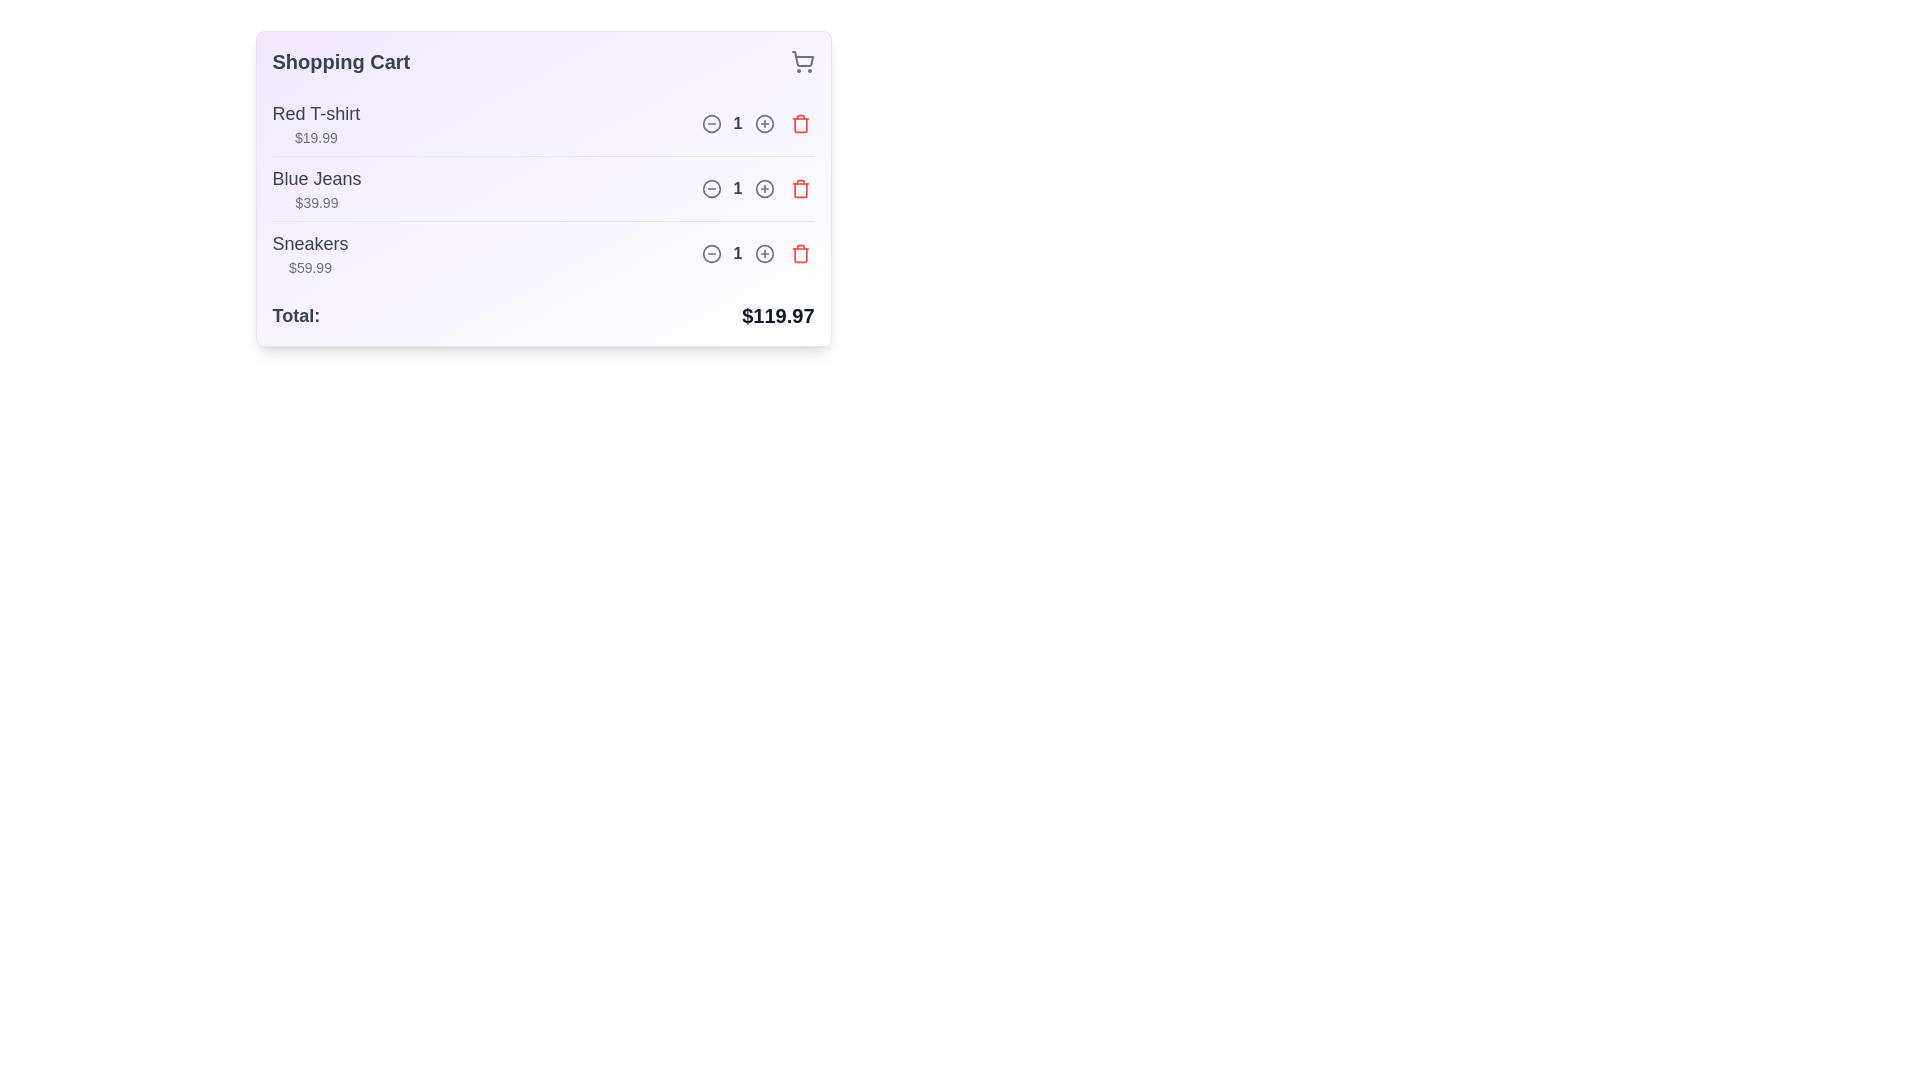 The width and height of the screenshot is (1920, 1080). I want to click on the circular outline element in the quantity adjustment group for the second item, Blue Jeans, which is positioned to the right of the item's quantity and to the left of the trash bin icon, so click(763, 189).